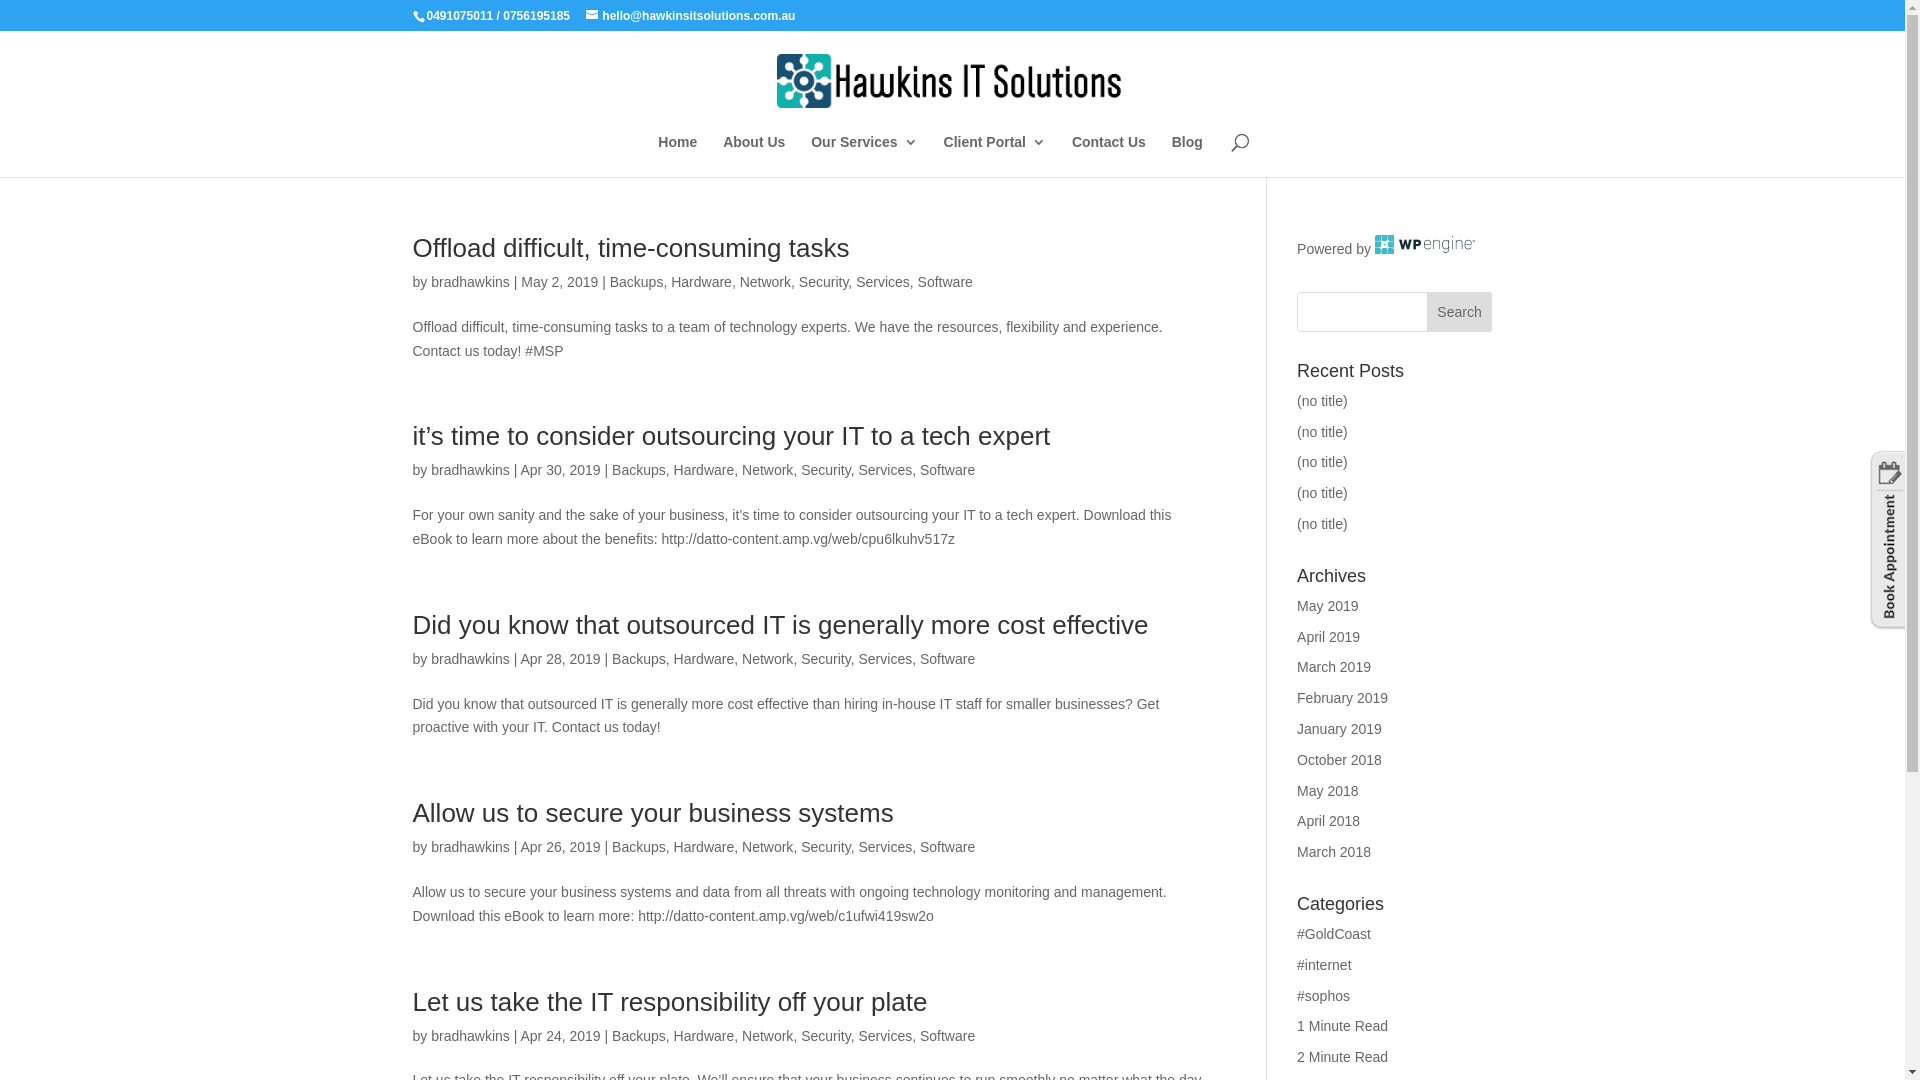 The height and width of the screenshot is (1080, 1920). What do you see at coordinates (629, 246) in the screenshot?
I see `'Offload difficult, time-consuming tasks'` at bounding box center [629, 246].